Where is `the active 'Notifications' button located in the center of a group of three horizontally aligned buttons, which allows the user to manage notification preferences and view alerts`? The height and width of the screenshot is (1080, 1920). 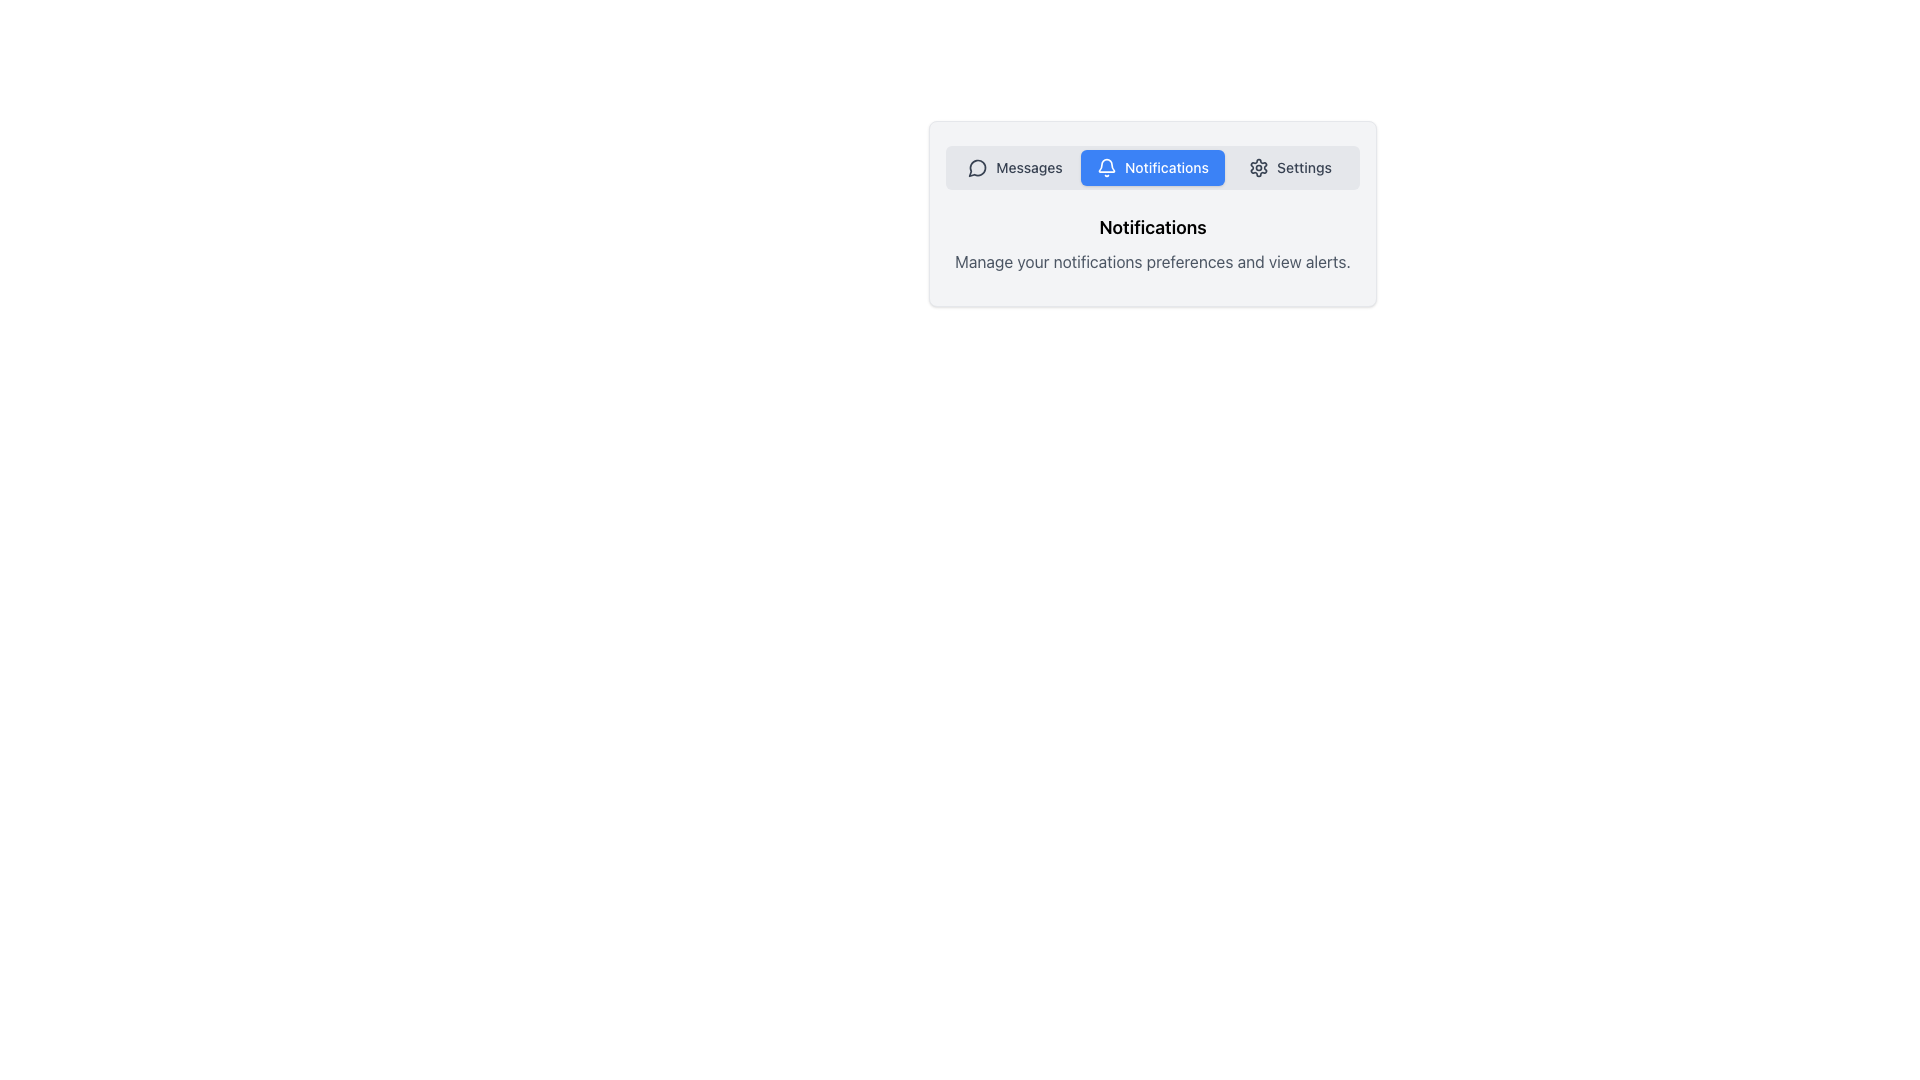 the active 'Notifications' button located in the center of a group of three horizontally aligned buttons, which allows the user to manage notification preferences and view alerts is located at coordinates (1152, 167).